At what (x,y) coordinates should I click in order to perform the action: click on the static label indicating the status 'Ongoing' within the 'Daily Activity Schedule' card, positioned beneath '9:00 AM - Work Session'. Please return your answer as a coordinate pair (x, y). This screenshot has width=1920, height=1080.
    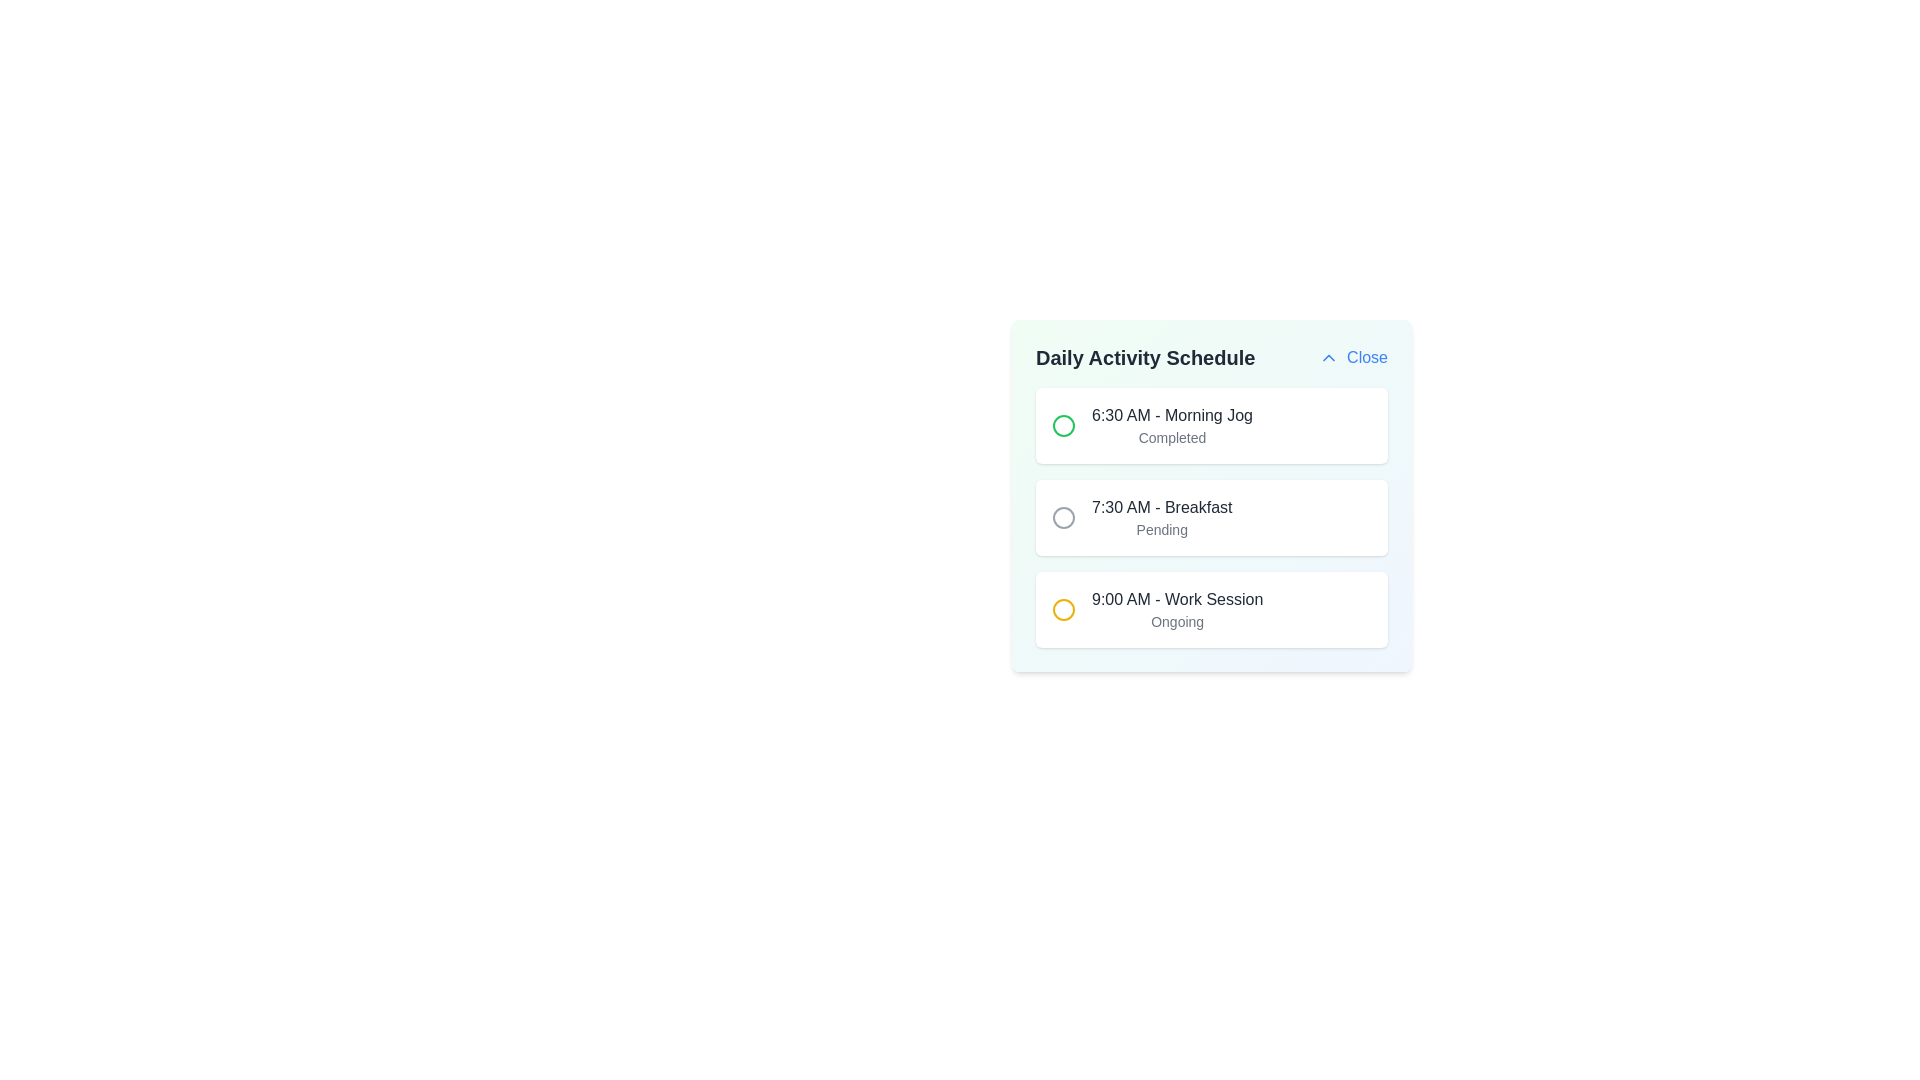
    Looking at the image, I should click on (1177, 620).